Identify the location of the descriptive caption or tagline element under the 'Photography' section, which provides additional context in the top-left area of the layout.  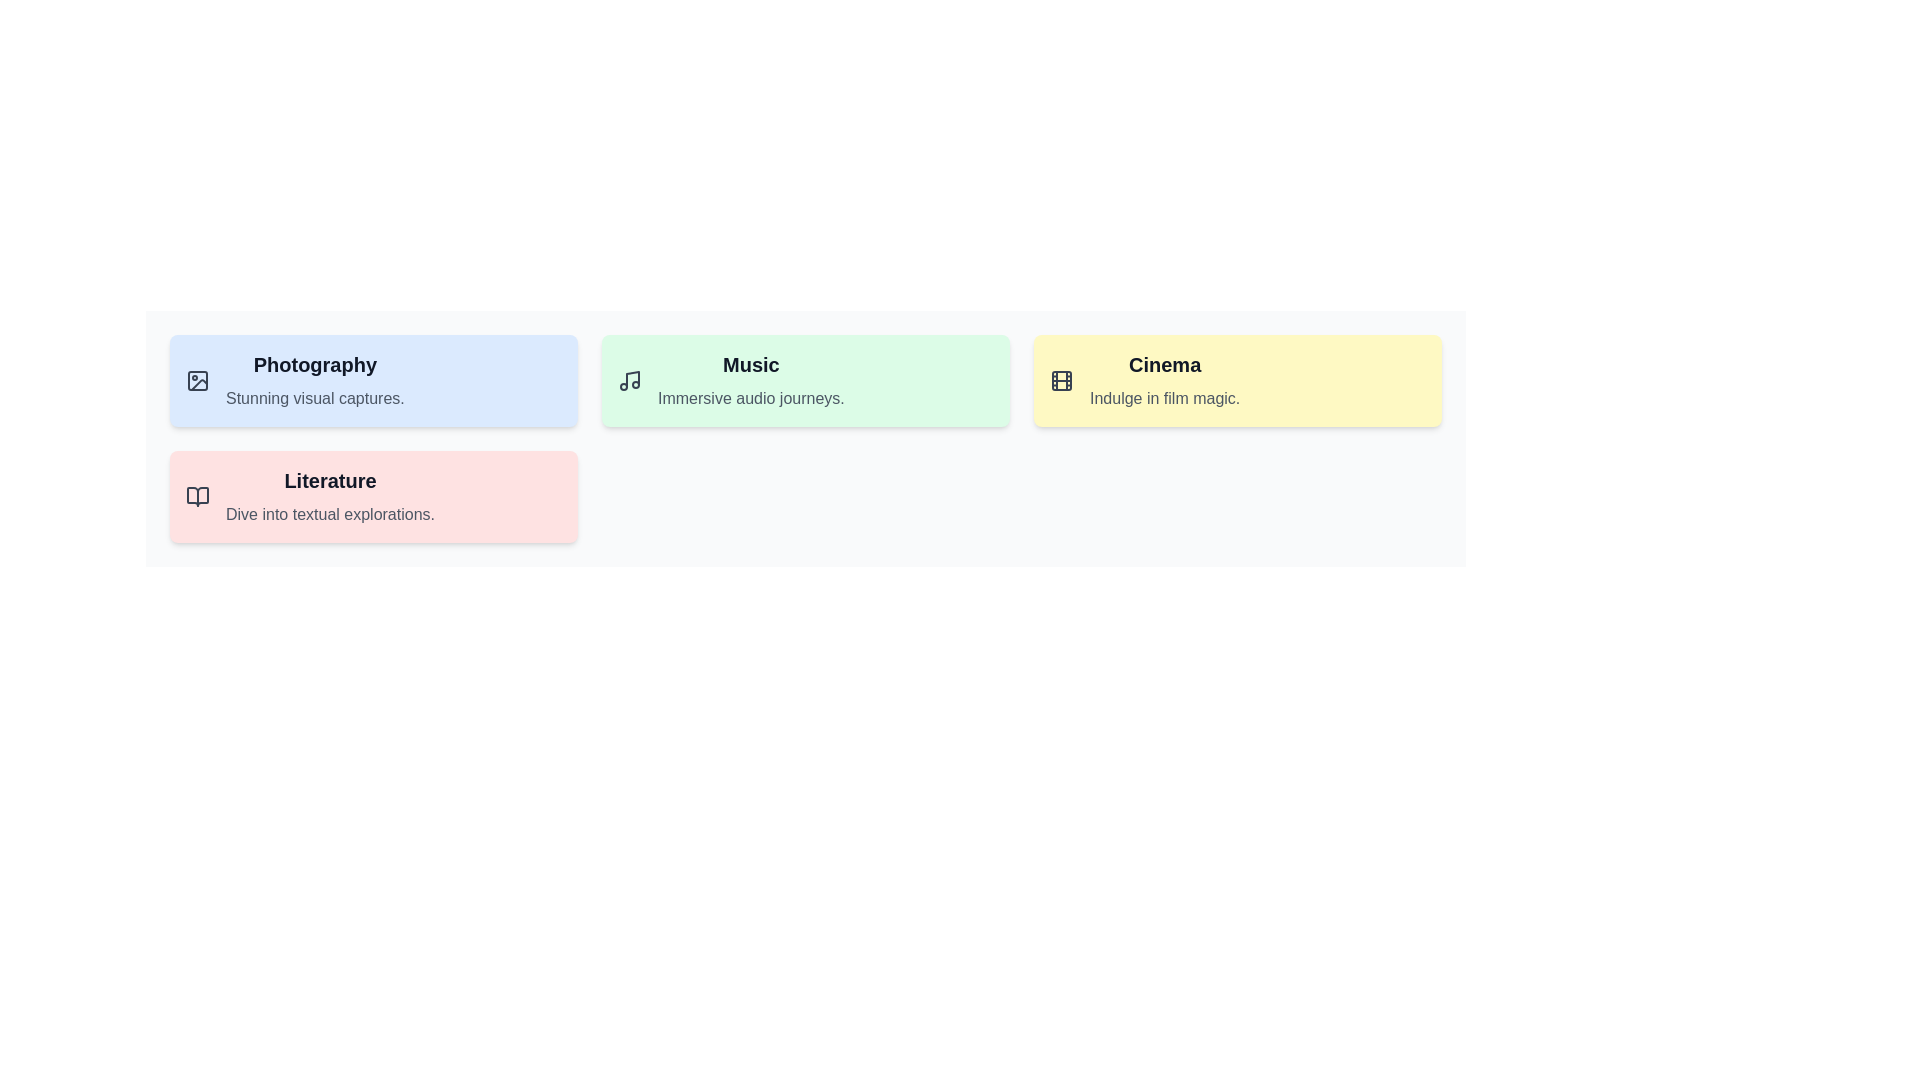
(314, 398).